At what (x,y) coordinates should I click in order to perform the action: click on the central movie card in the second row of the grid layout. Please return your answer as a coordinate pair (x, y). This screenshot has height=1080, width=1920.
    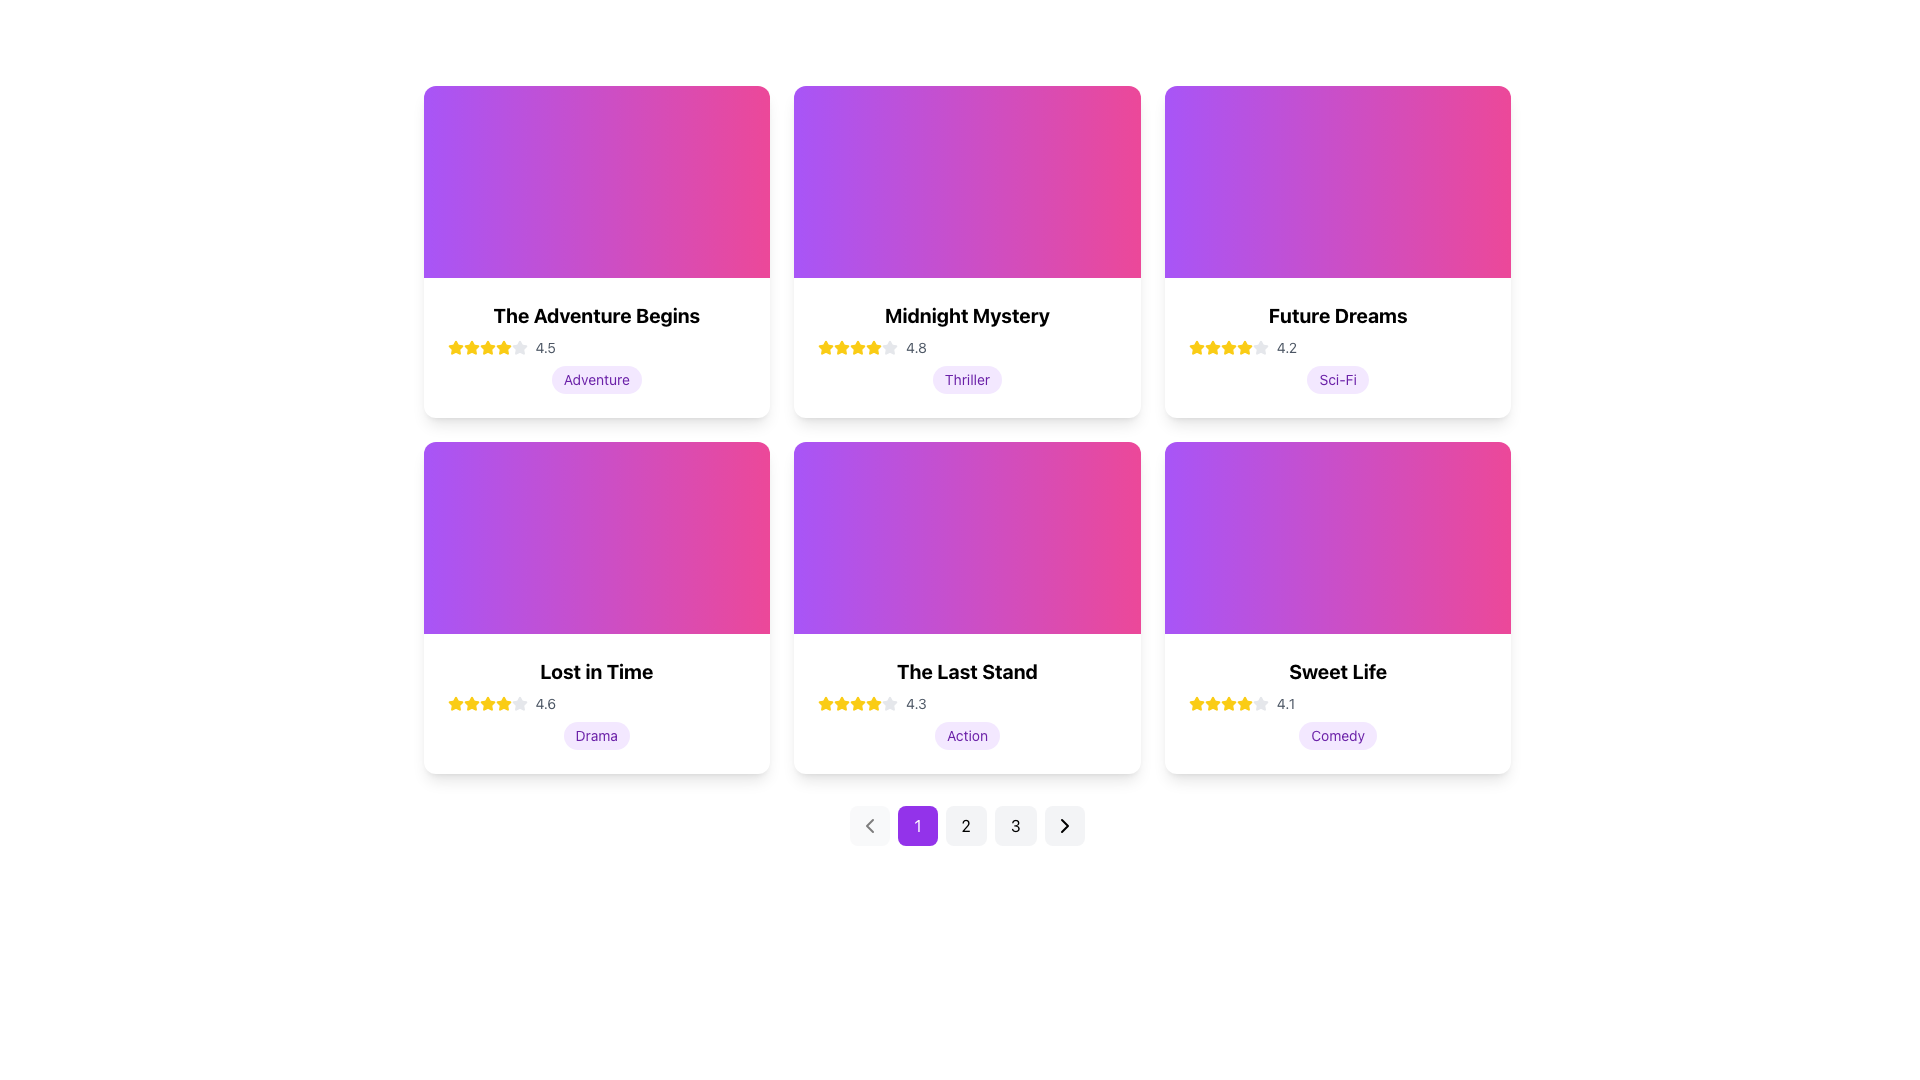
    Looking at the image, I should click on (967, 703).